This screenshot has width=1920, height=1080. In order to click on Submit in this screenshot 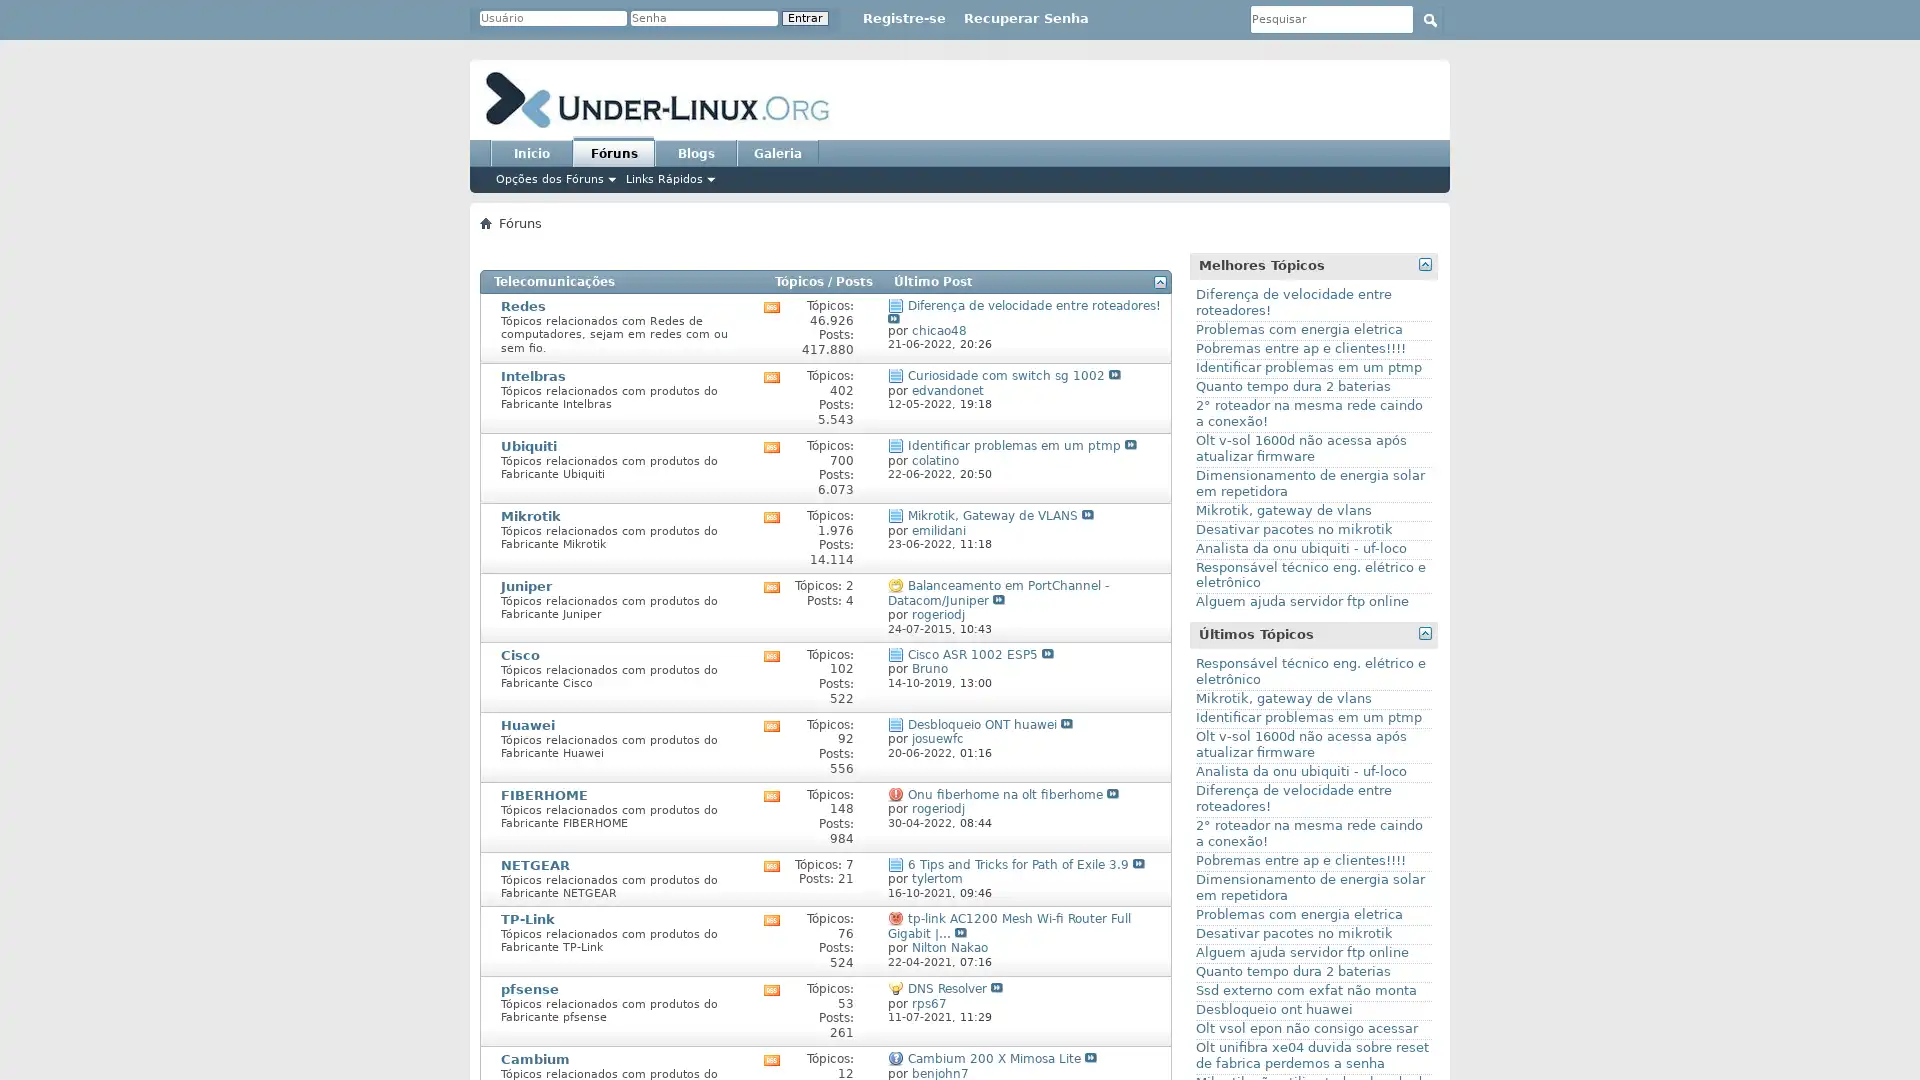, I will do `click(1429, 19)`.